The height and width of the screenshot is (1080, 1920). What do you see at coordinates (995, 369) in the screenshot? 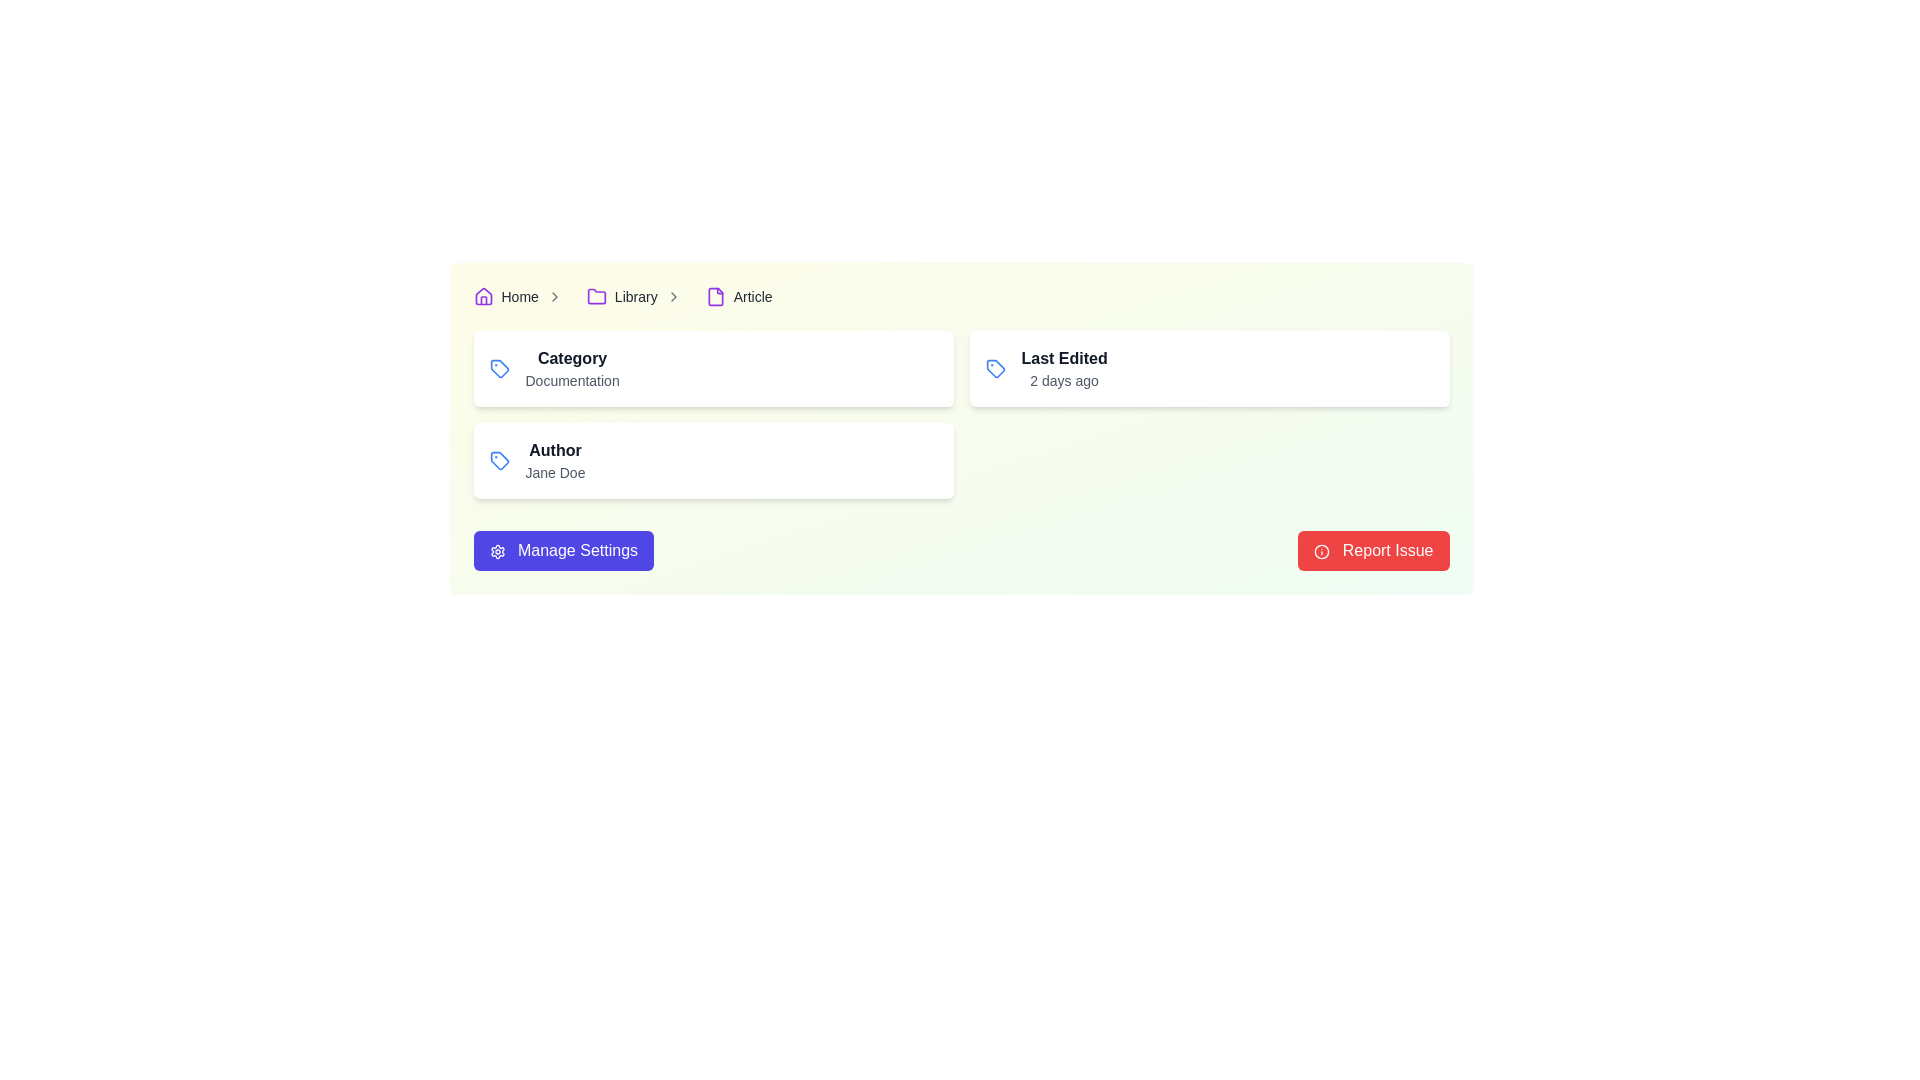
I see `the blue tag outline icon located within a white card, positioned to the left of the text 'Last Edited'` at bounding box center [995, 369].